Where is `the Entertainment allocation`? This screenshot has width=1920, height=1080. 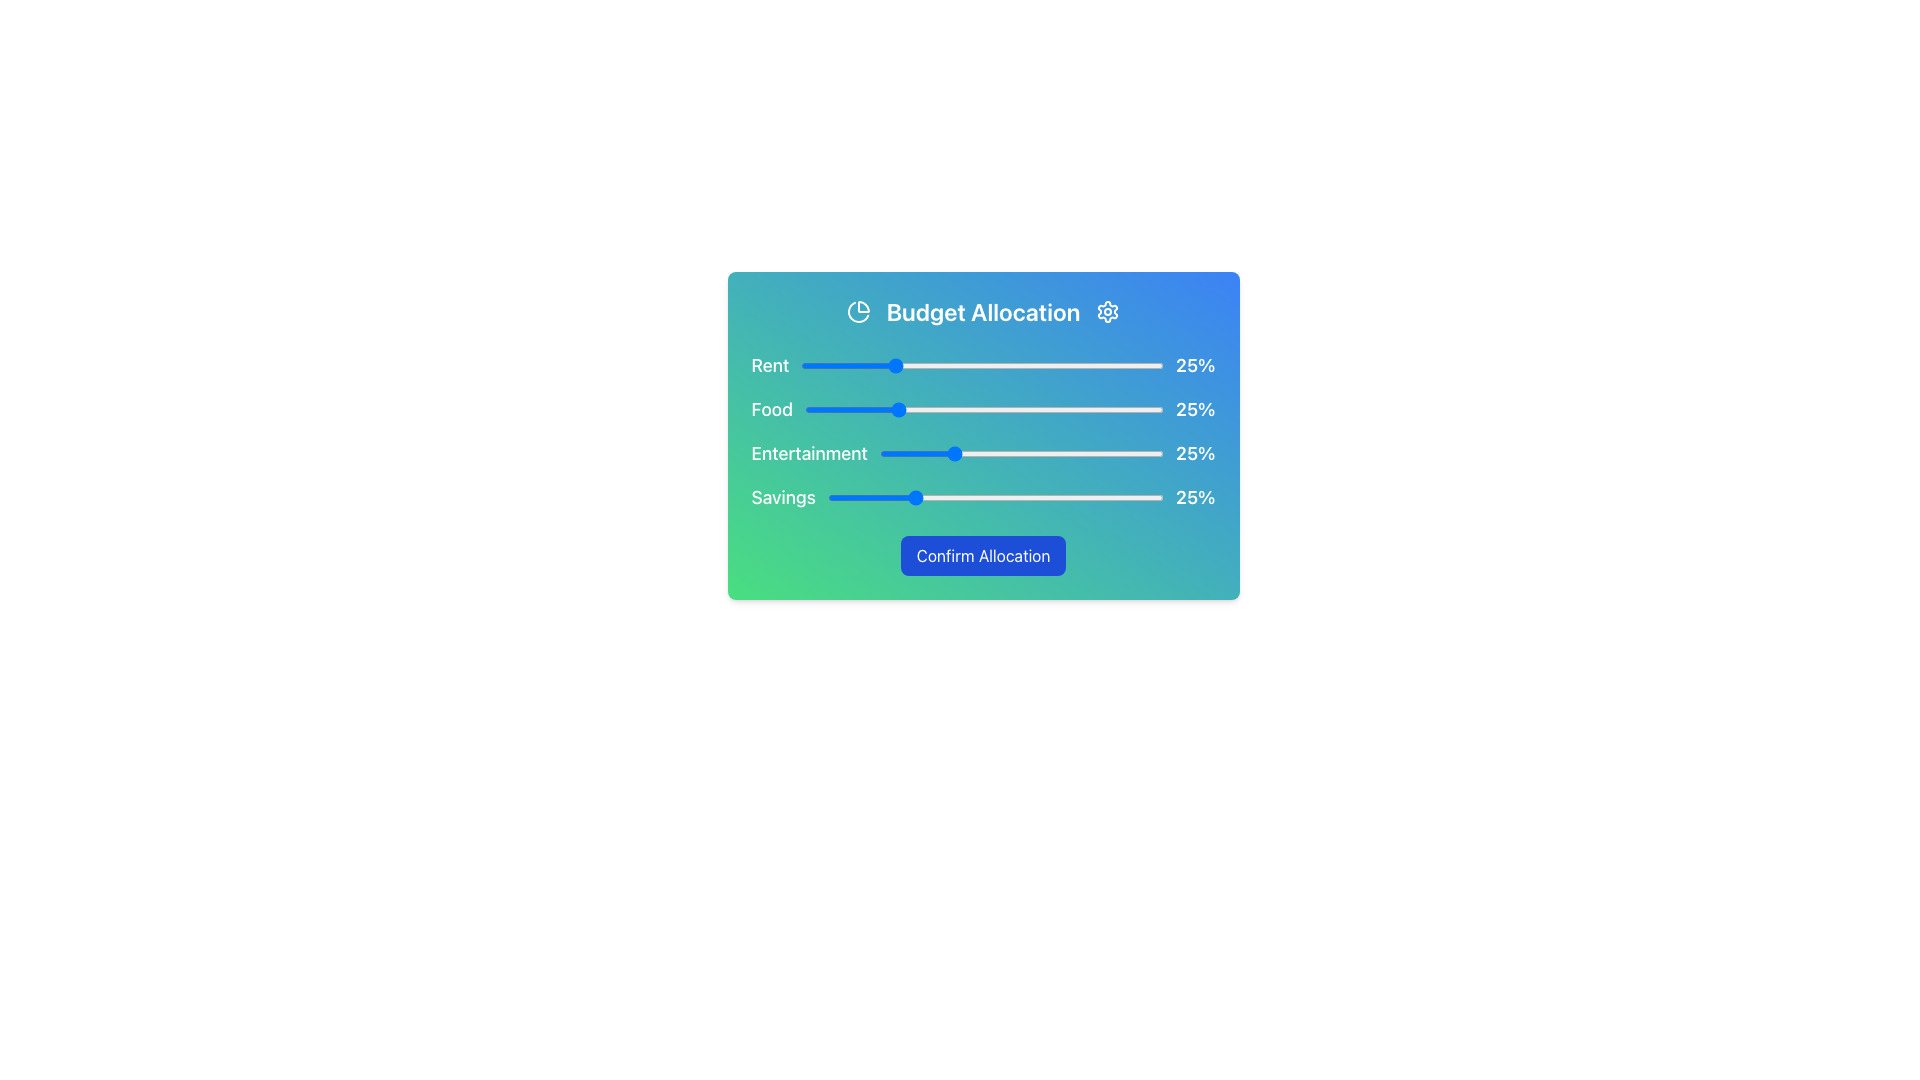 the Entertainment allocation is located at coordinates (921, 454).